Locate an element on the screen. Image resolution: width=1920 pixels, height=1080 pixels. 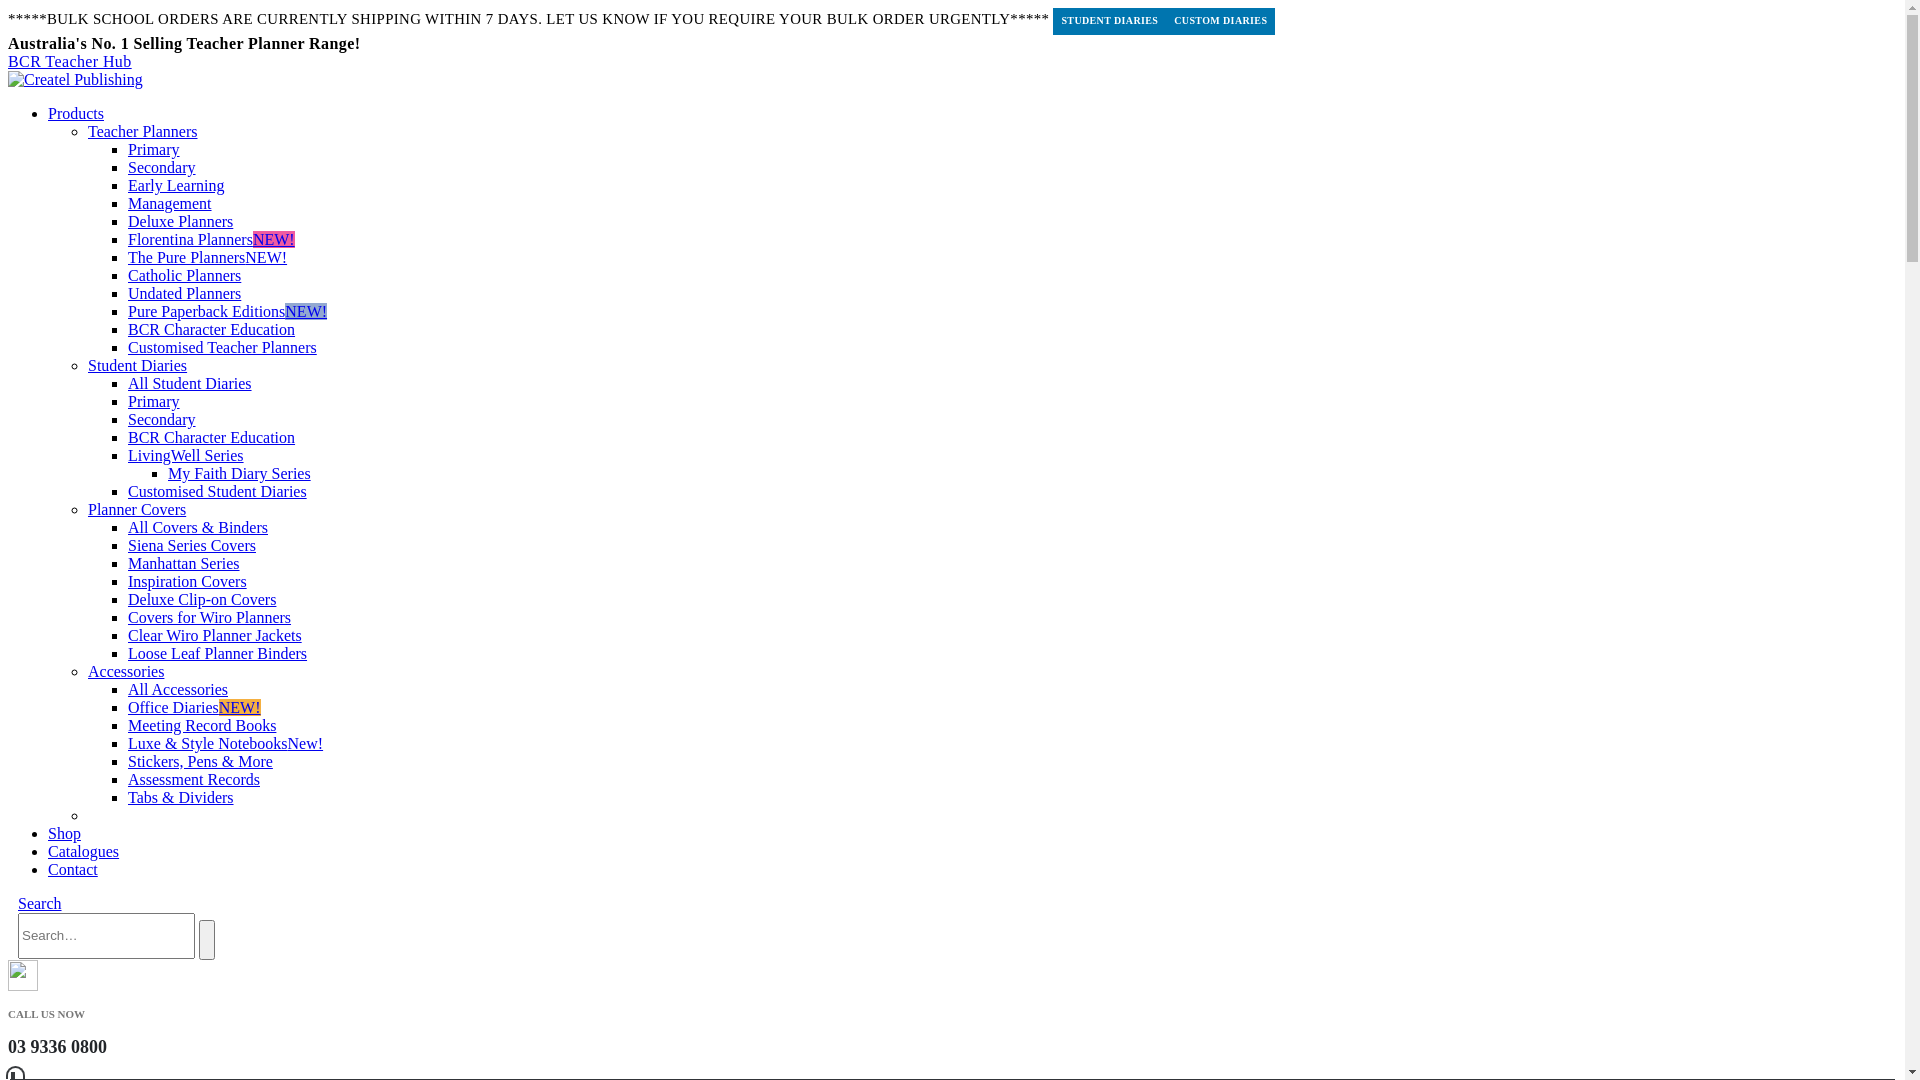
'Manhattan Series' is located at coordinates (127, 563).